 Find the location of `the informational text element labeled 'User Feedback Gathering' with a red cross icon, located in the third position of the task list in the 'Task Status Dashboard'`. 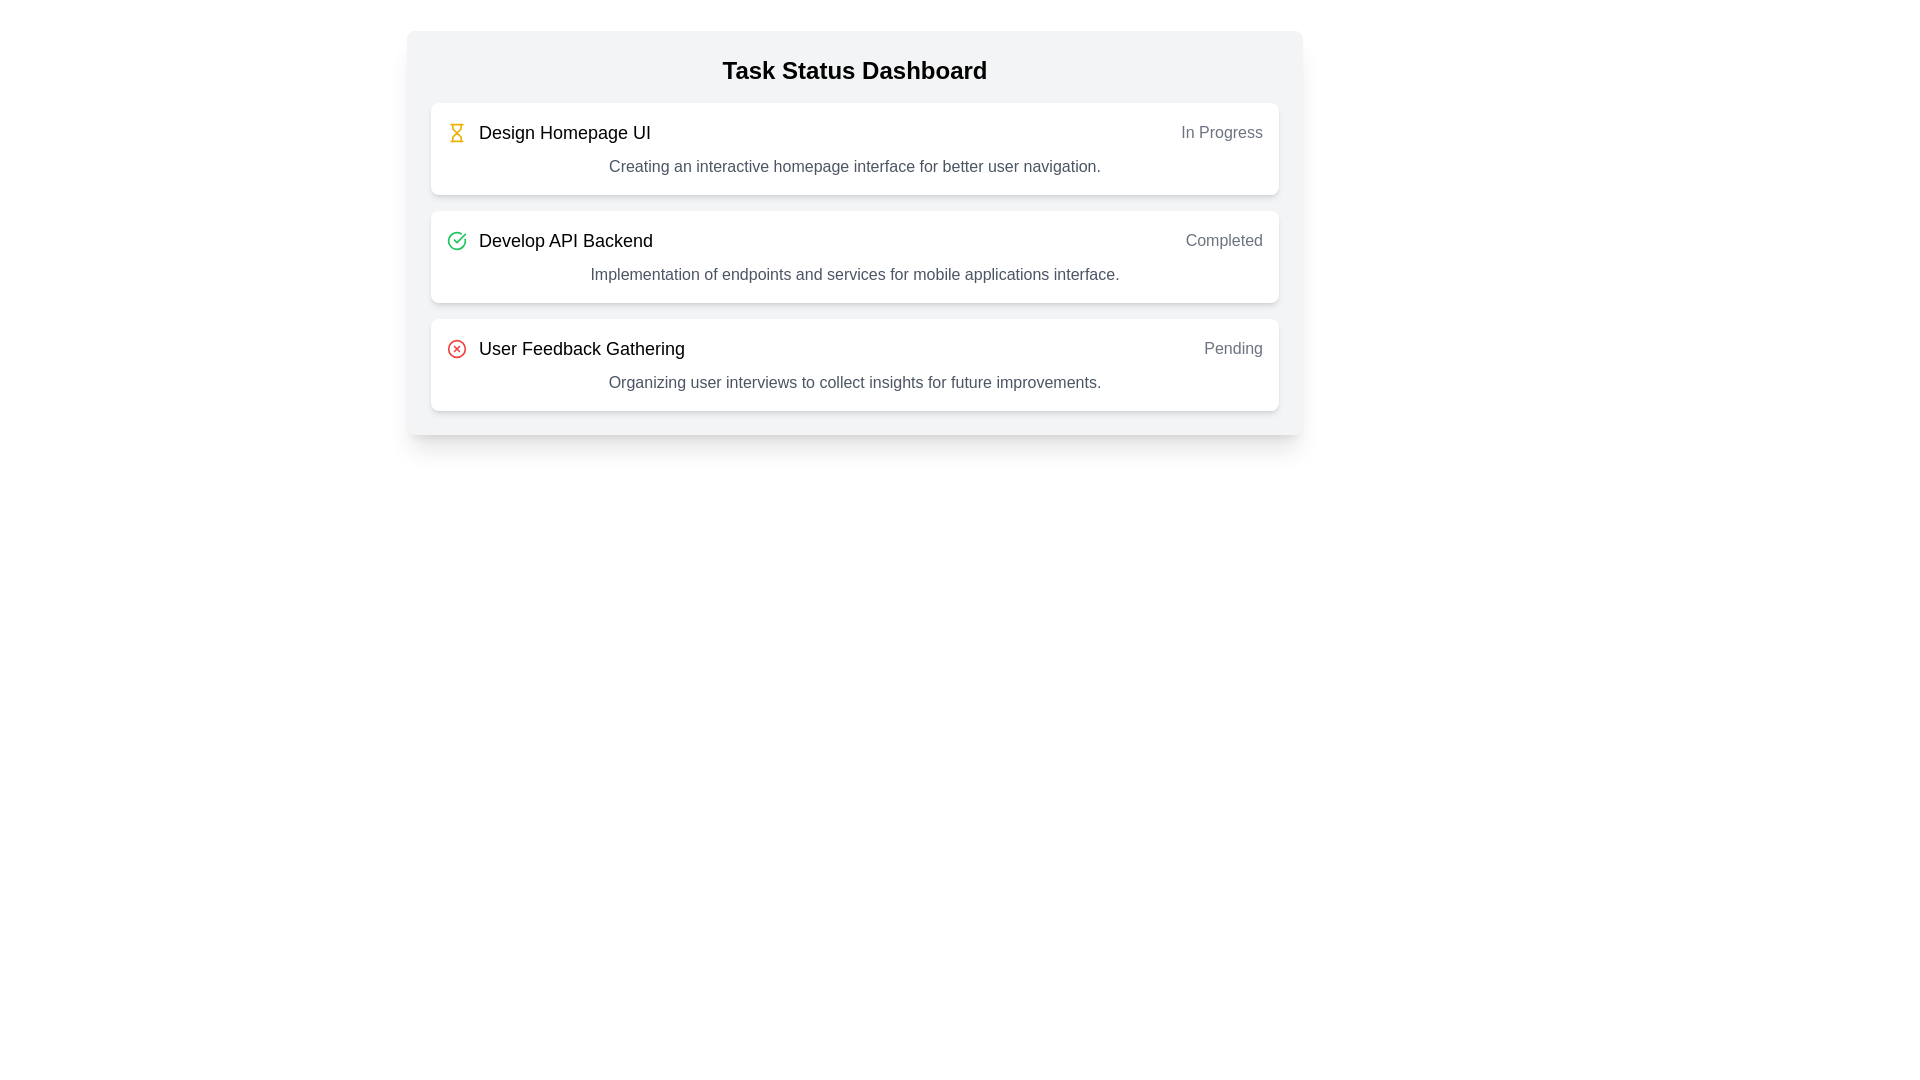

the informational text element labeled 'User Feedback Gathering' with a red cross icon, located in the third position of the task list in the 'Task Status Dashboard' is located at coordinates (565, 347).